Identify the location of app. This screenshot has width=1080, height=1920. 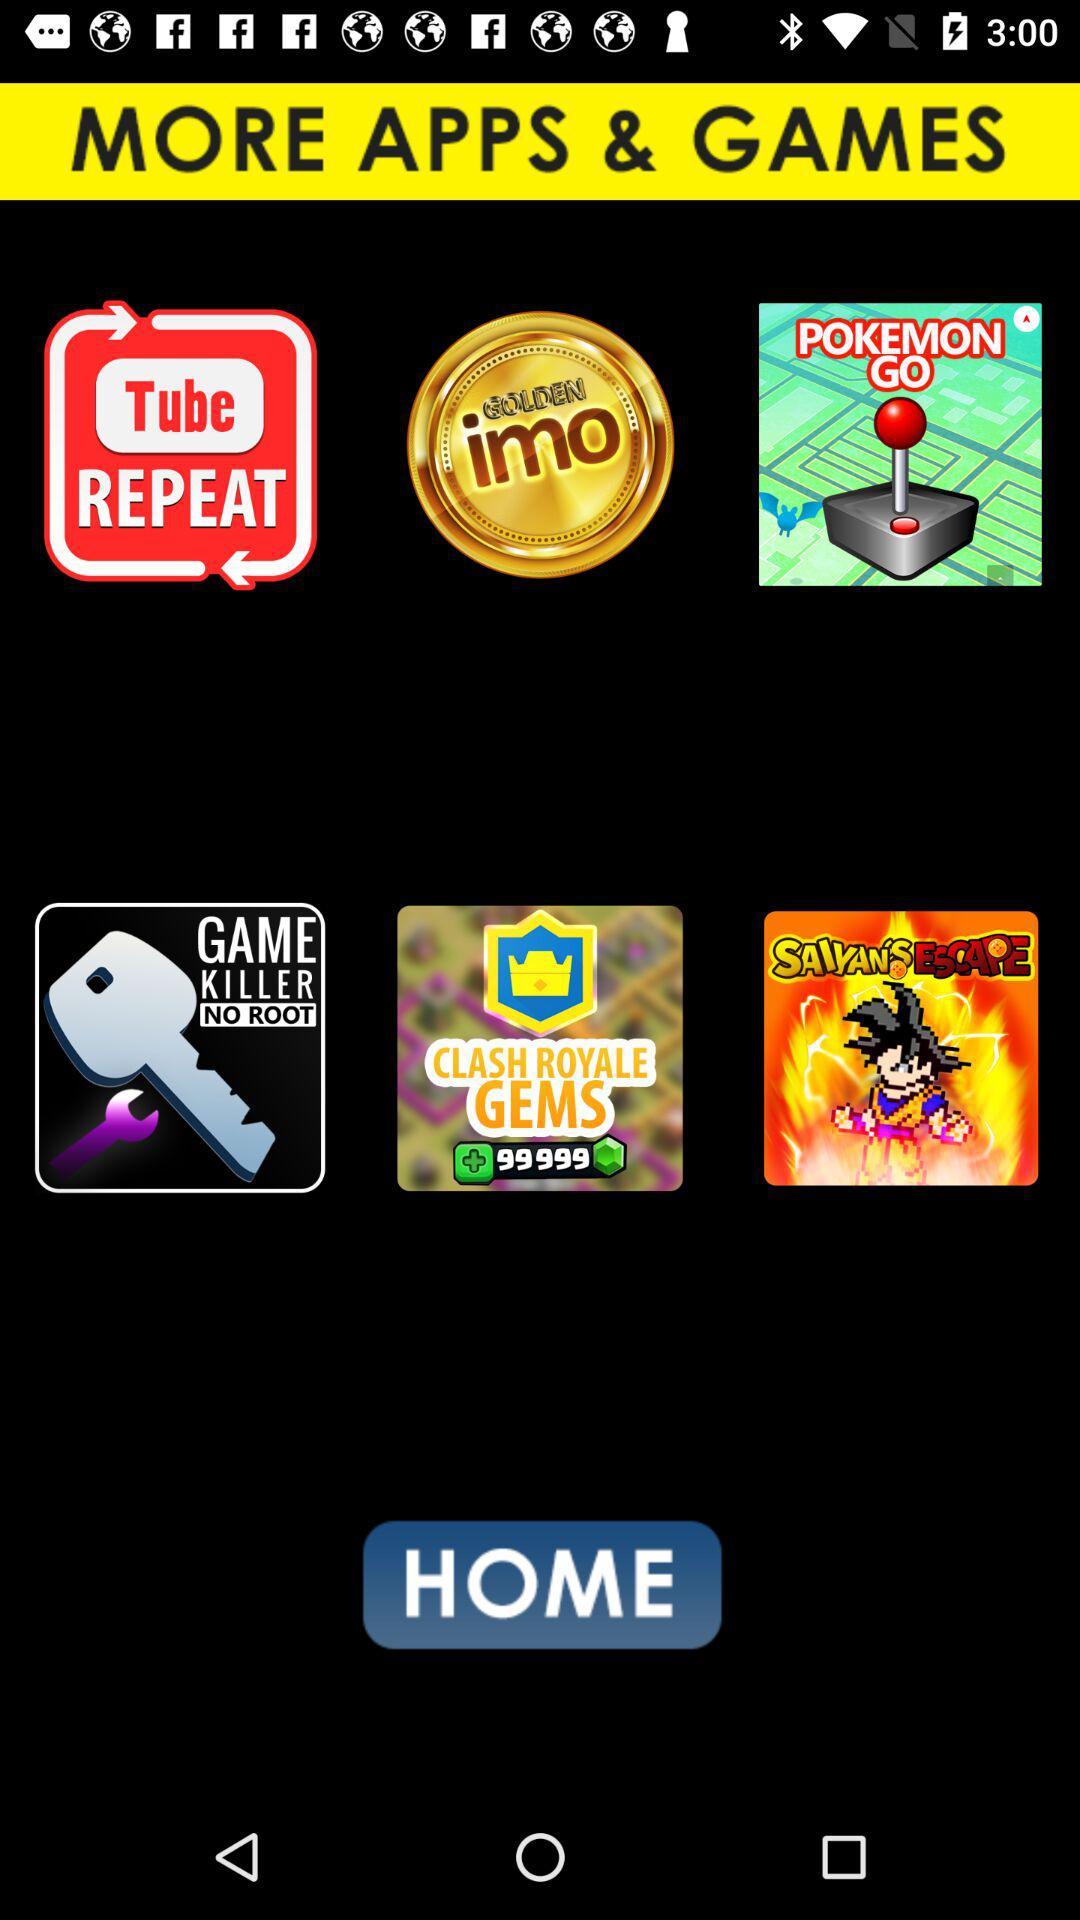
(898, 1047).